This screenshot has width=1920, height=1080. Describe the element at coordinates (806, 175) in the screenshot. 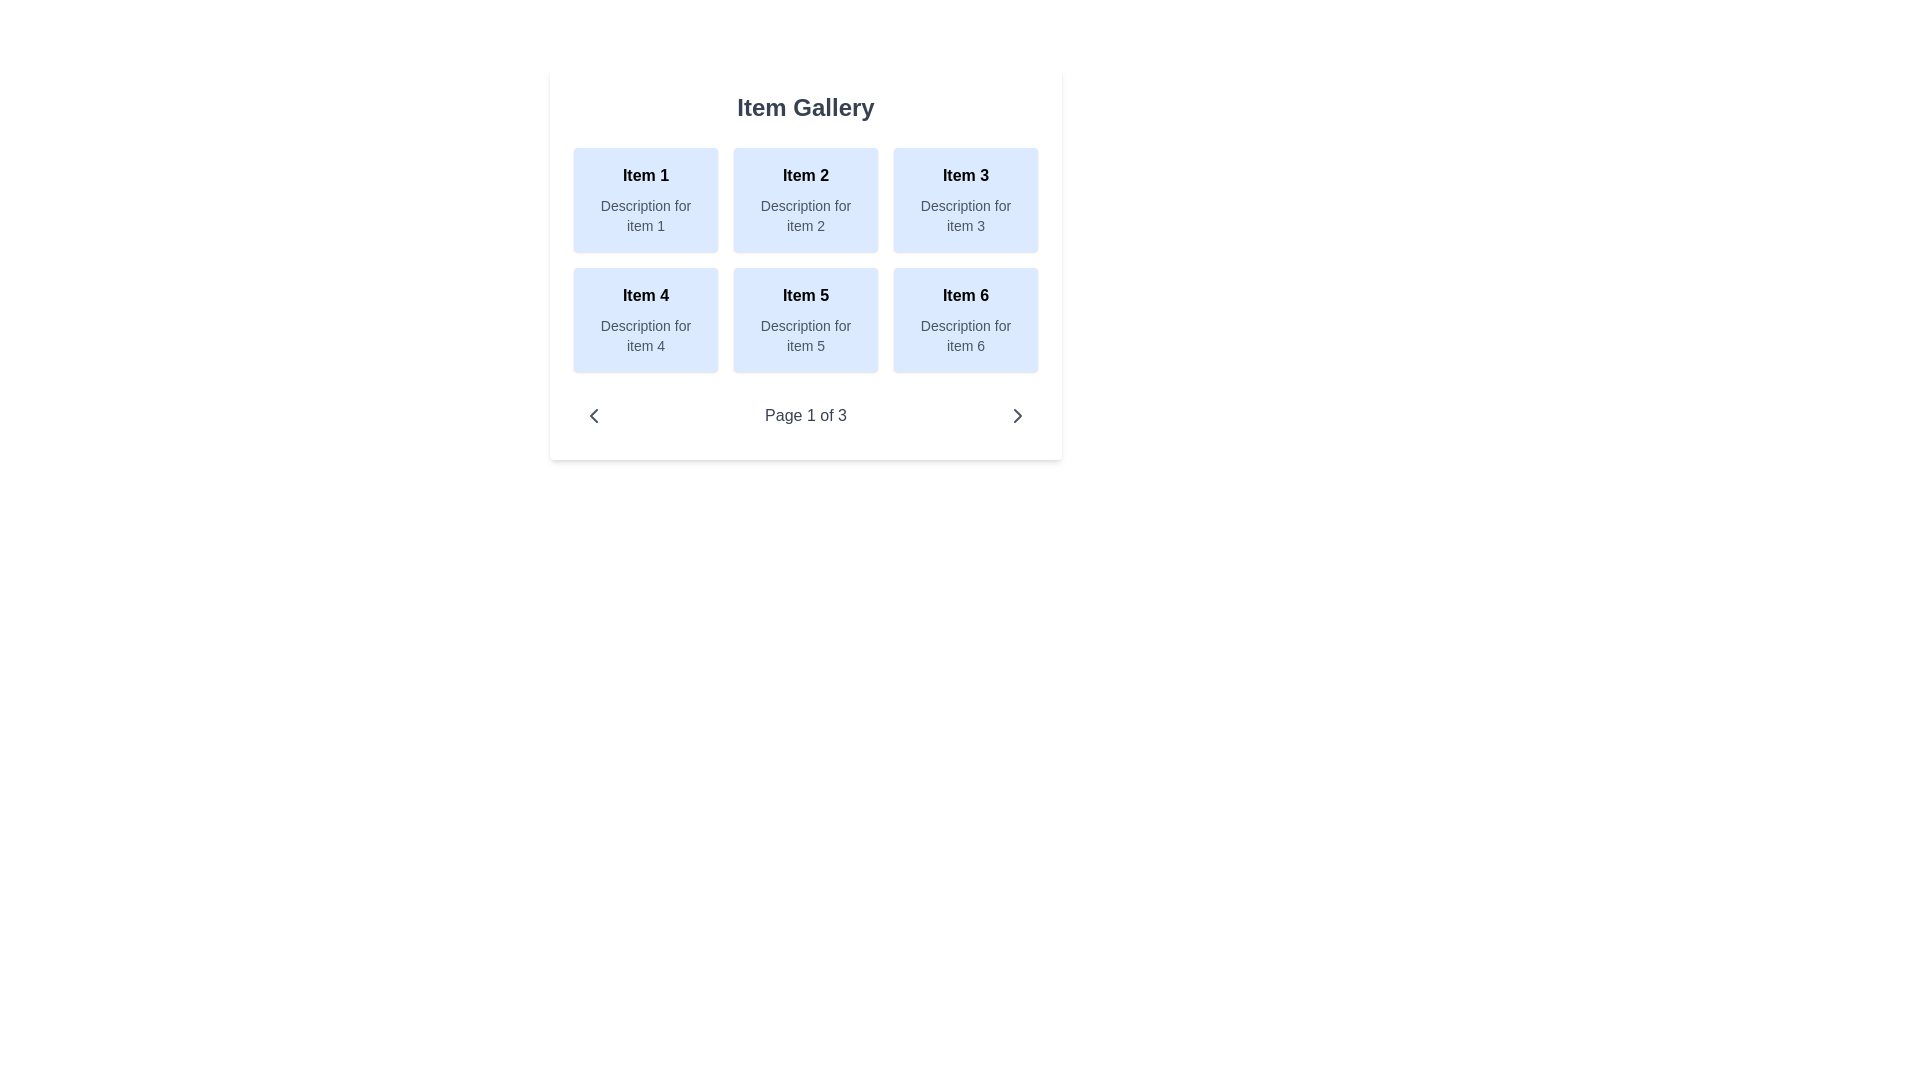

I see `text content of the bolded label displaying 'Item 2' located in the second card of the first row with a light blue background` at that location.